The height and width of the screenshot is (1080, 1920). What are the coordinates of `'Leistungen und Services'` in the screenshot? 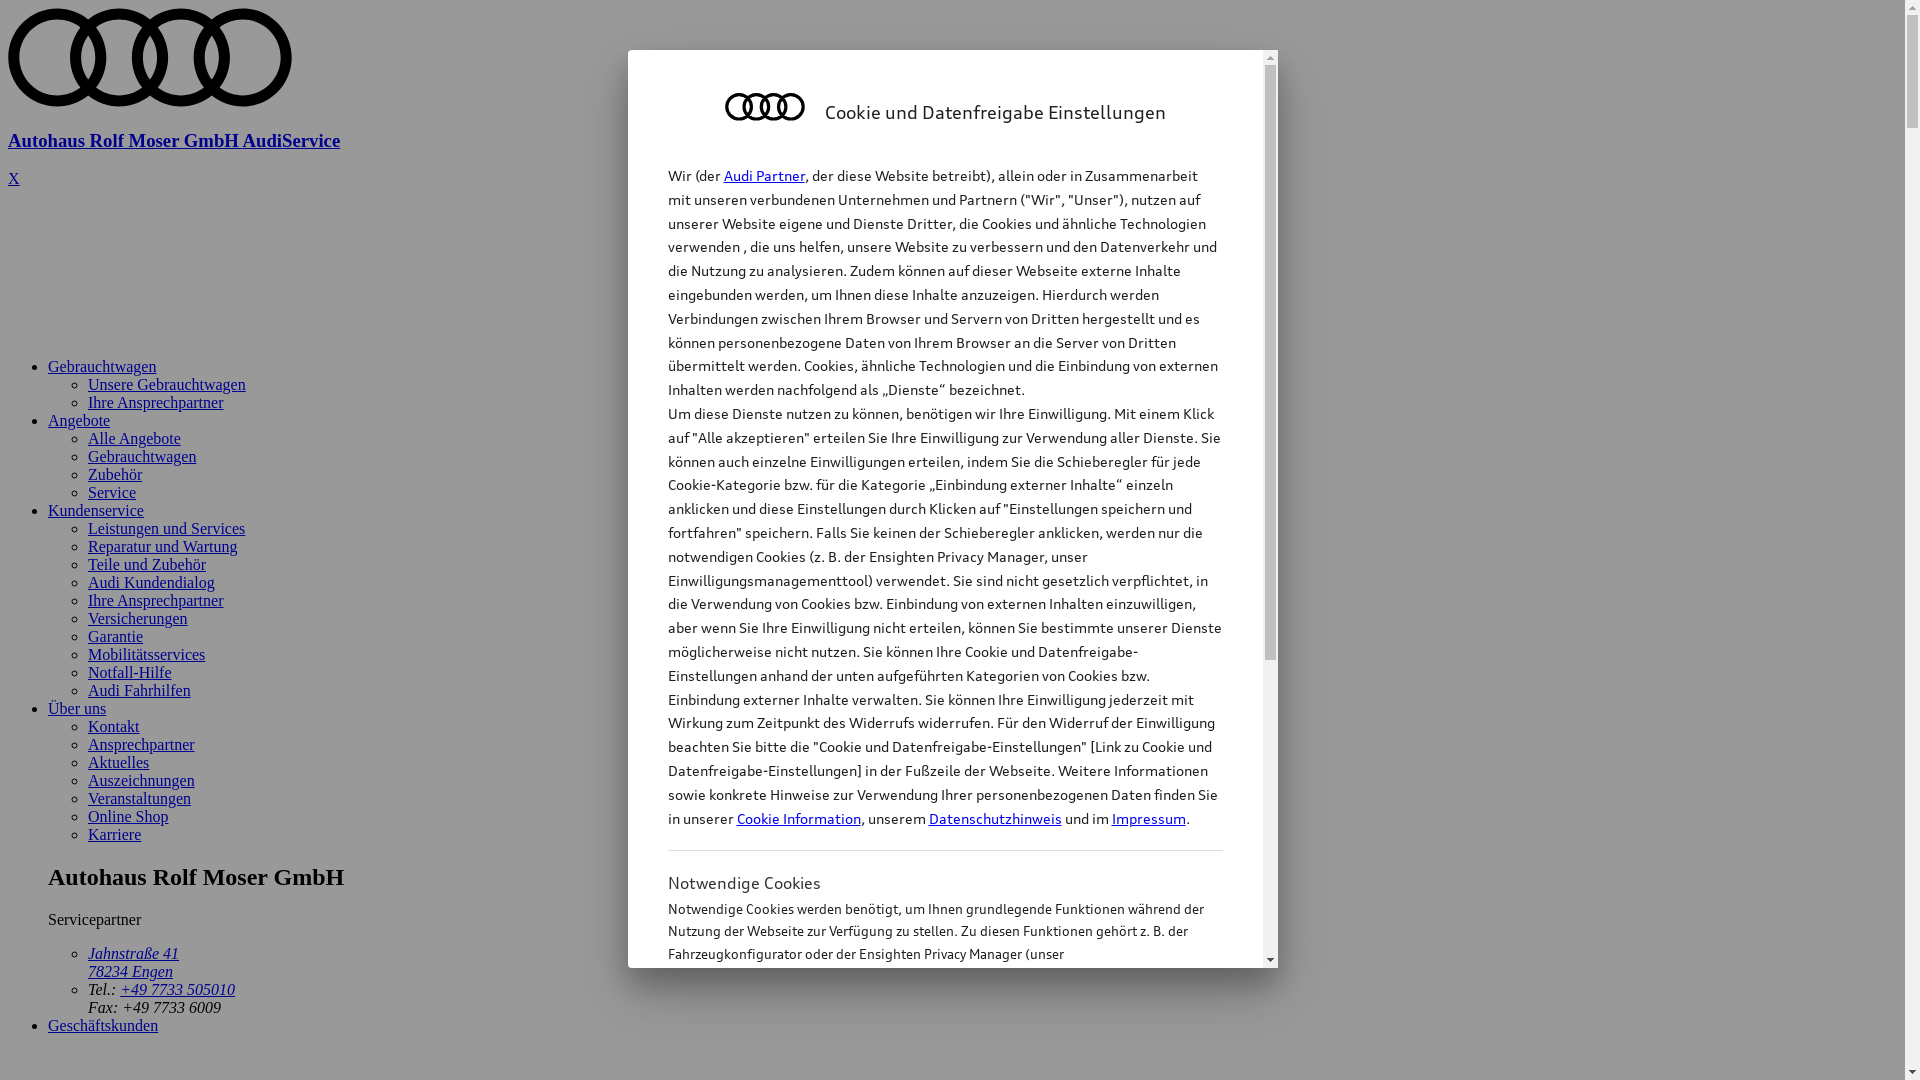 It's located at (166, 527).